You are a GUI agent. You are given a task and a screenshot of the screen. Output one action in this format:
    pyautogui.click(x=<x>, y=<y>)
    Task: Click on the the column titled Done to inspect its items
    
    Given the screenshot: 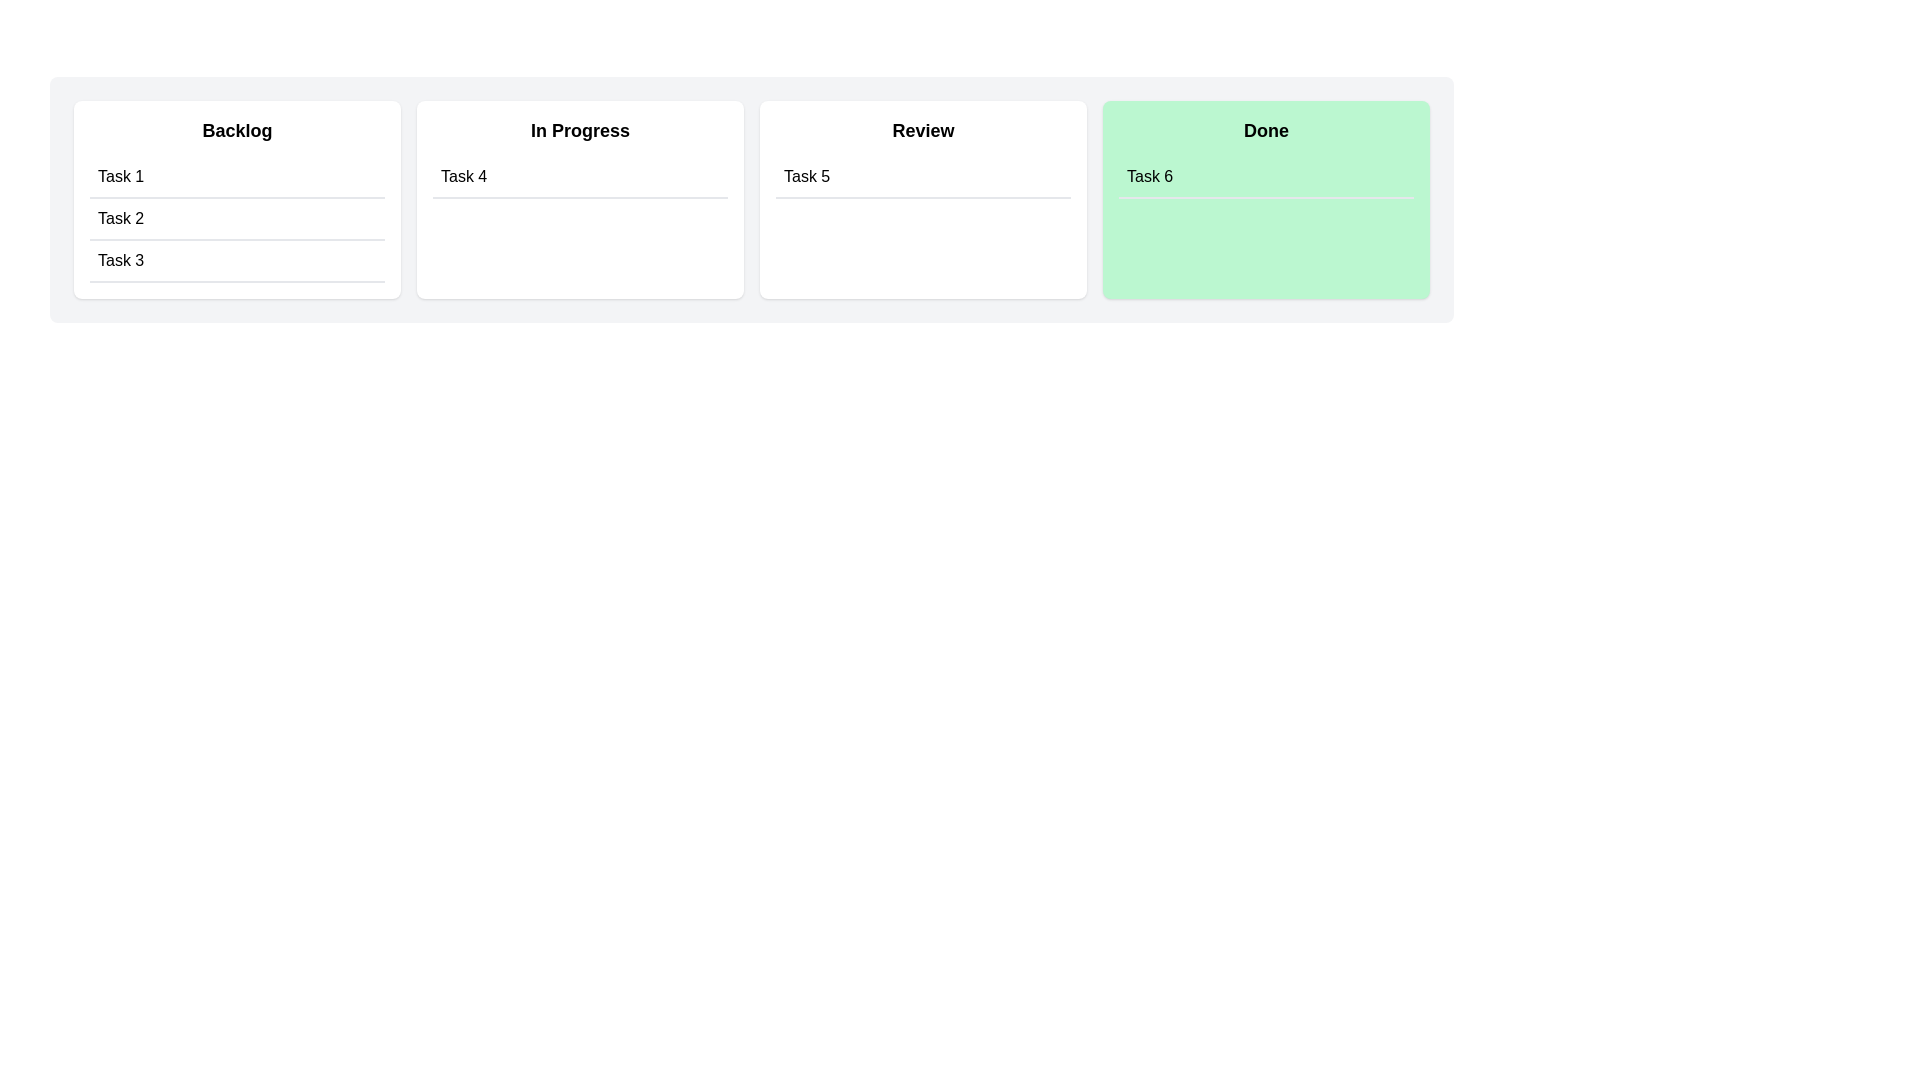 What is the action you would take?
    pyautogui.click(x=1265, y=200)
    